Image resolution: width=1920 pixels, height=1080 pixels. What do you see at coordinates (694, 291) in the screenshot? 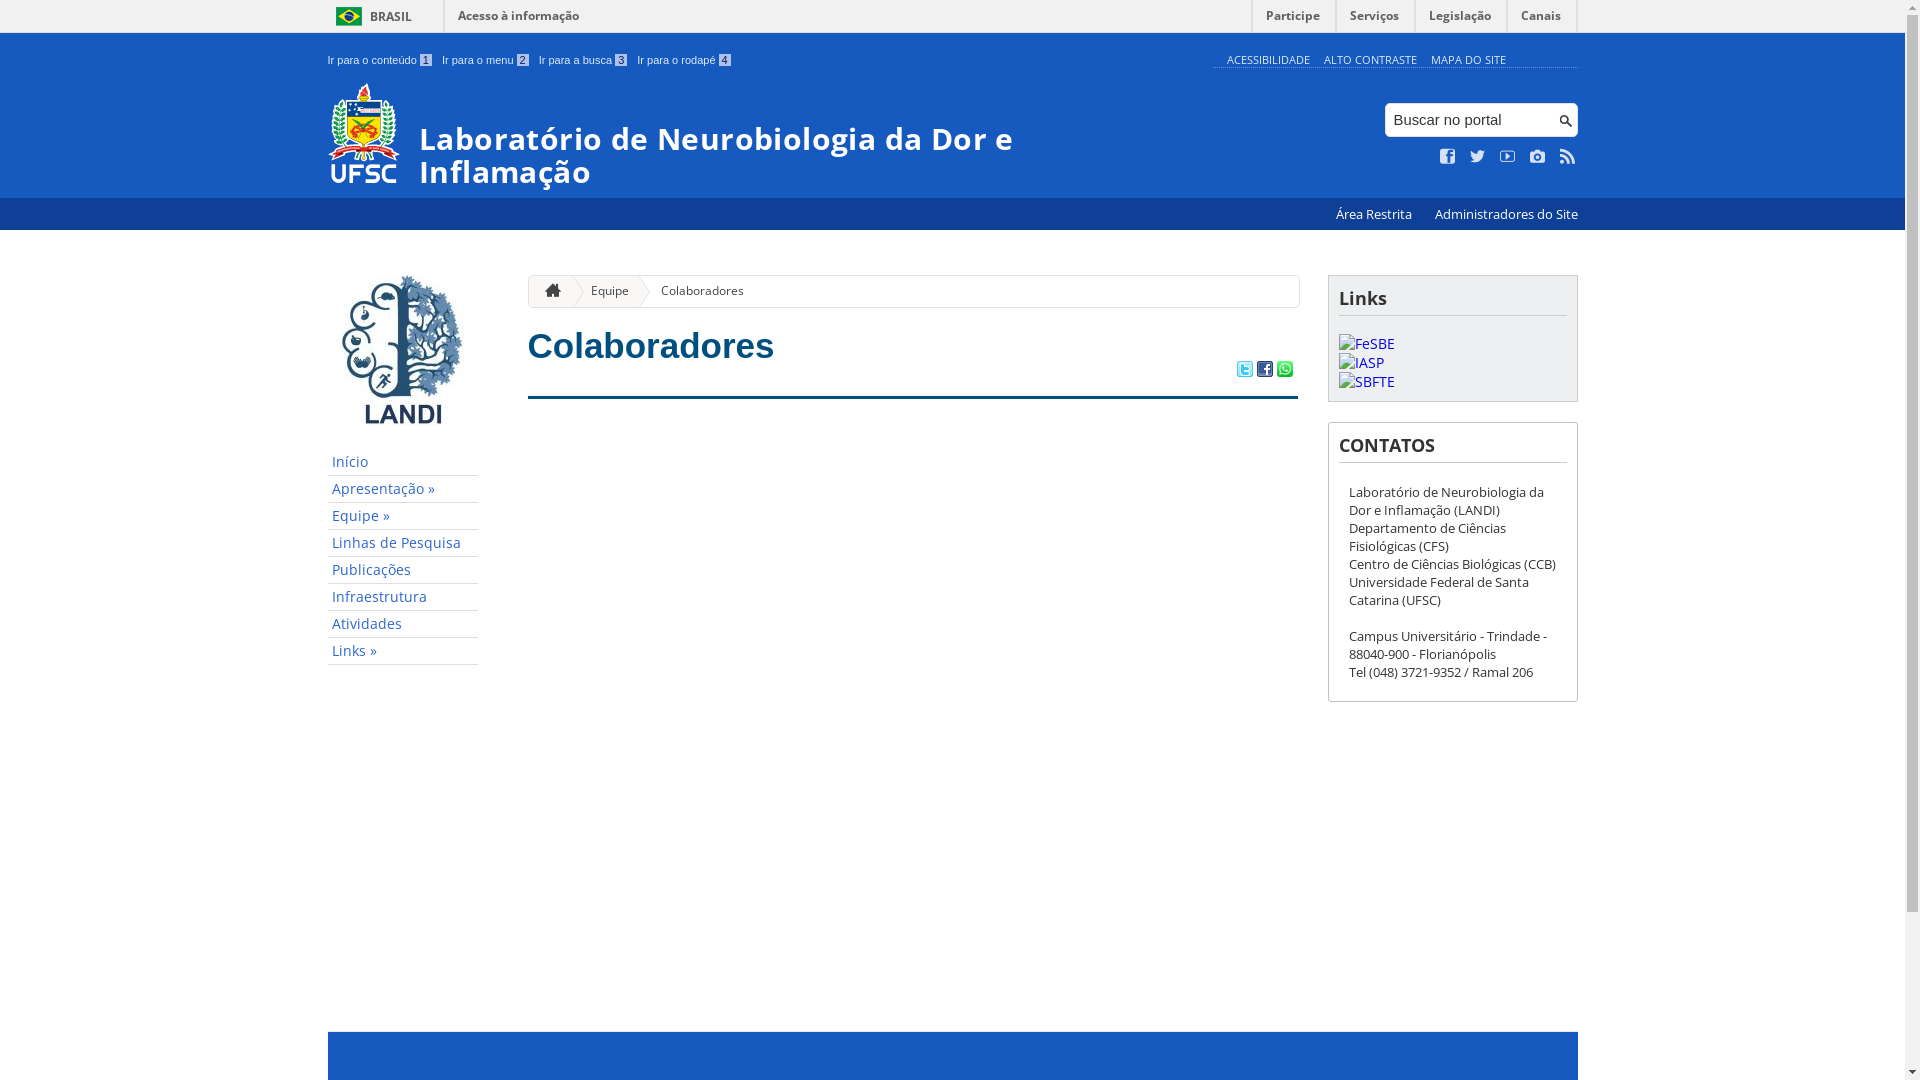
I see `'Colaboradores'` at bounding box center [694, 291].